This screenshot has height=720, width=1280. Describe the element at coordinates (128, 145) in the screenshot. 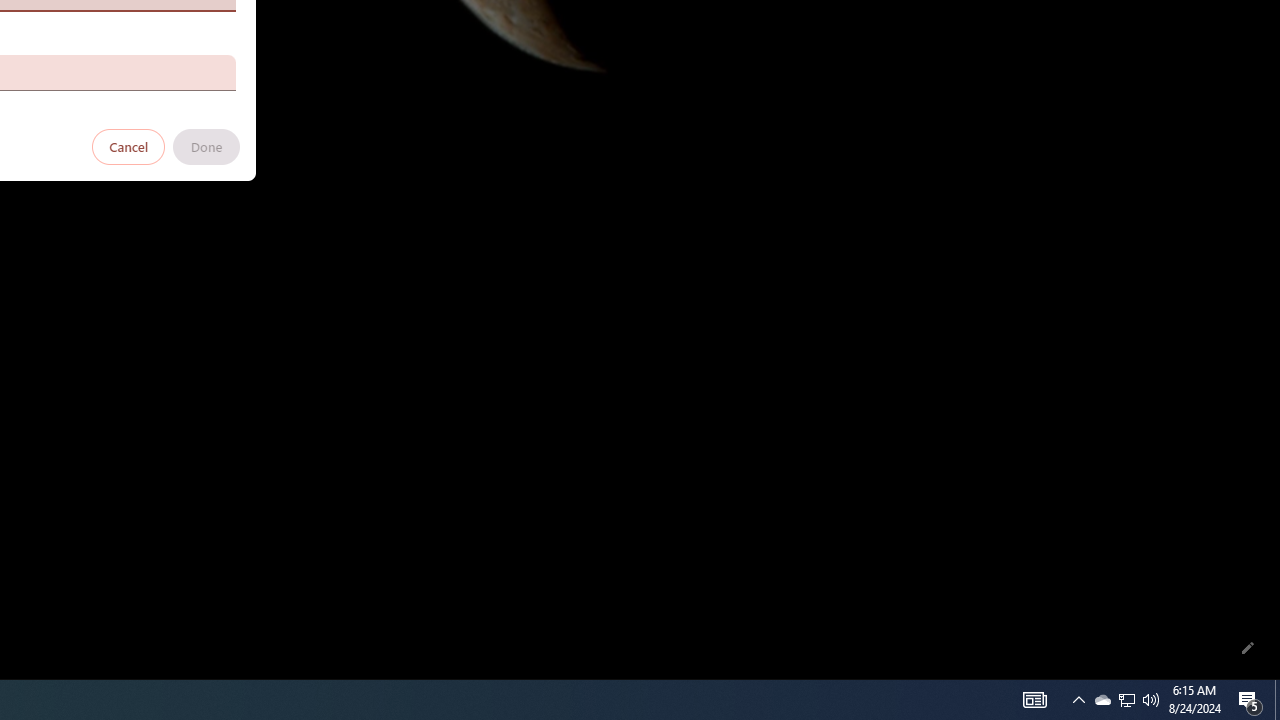

I see `'Cancel'` at that location.